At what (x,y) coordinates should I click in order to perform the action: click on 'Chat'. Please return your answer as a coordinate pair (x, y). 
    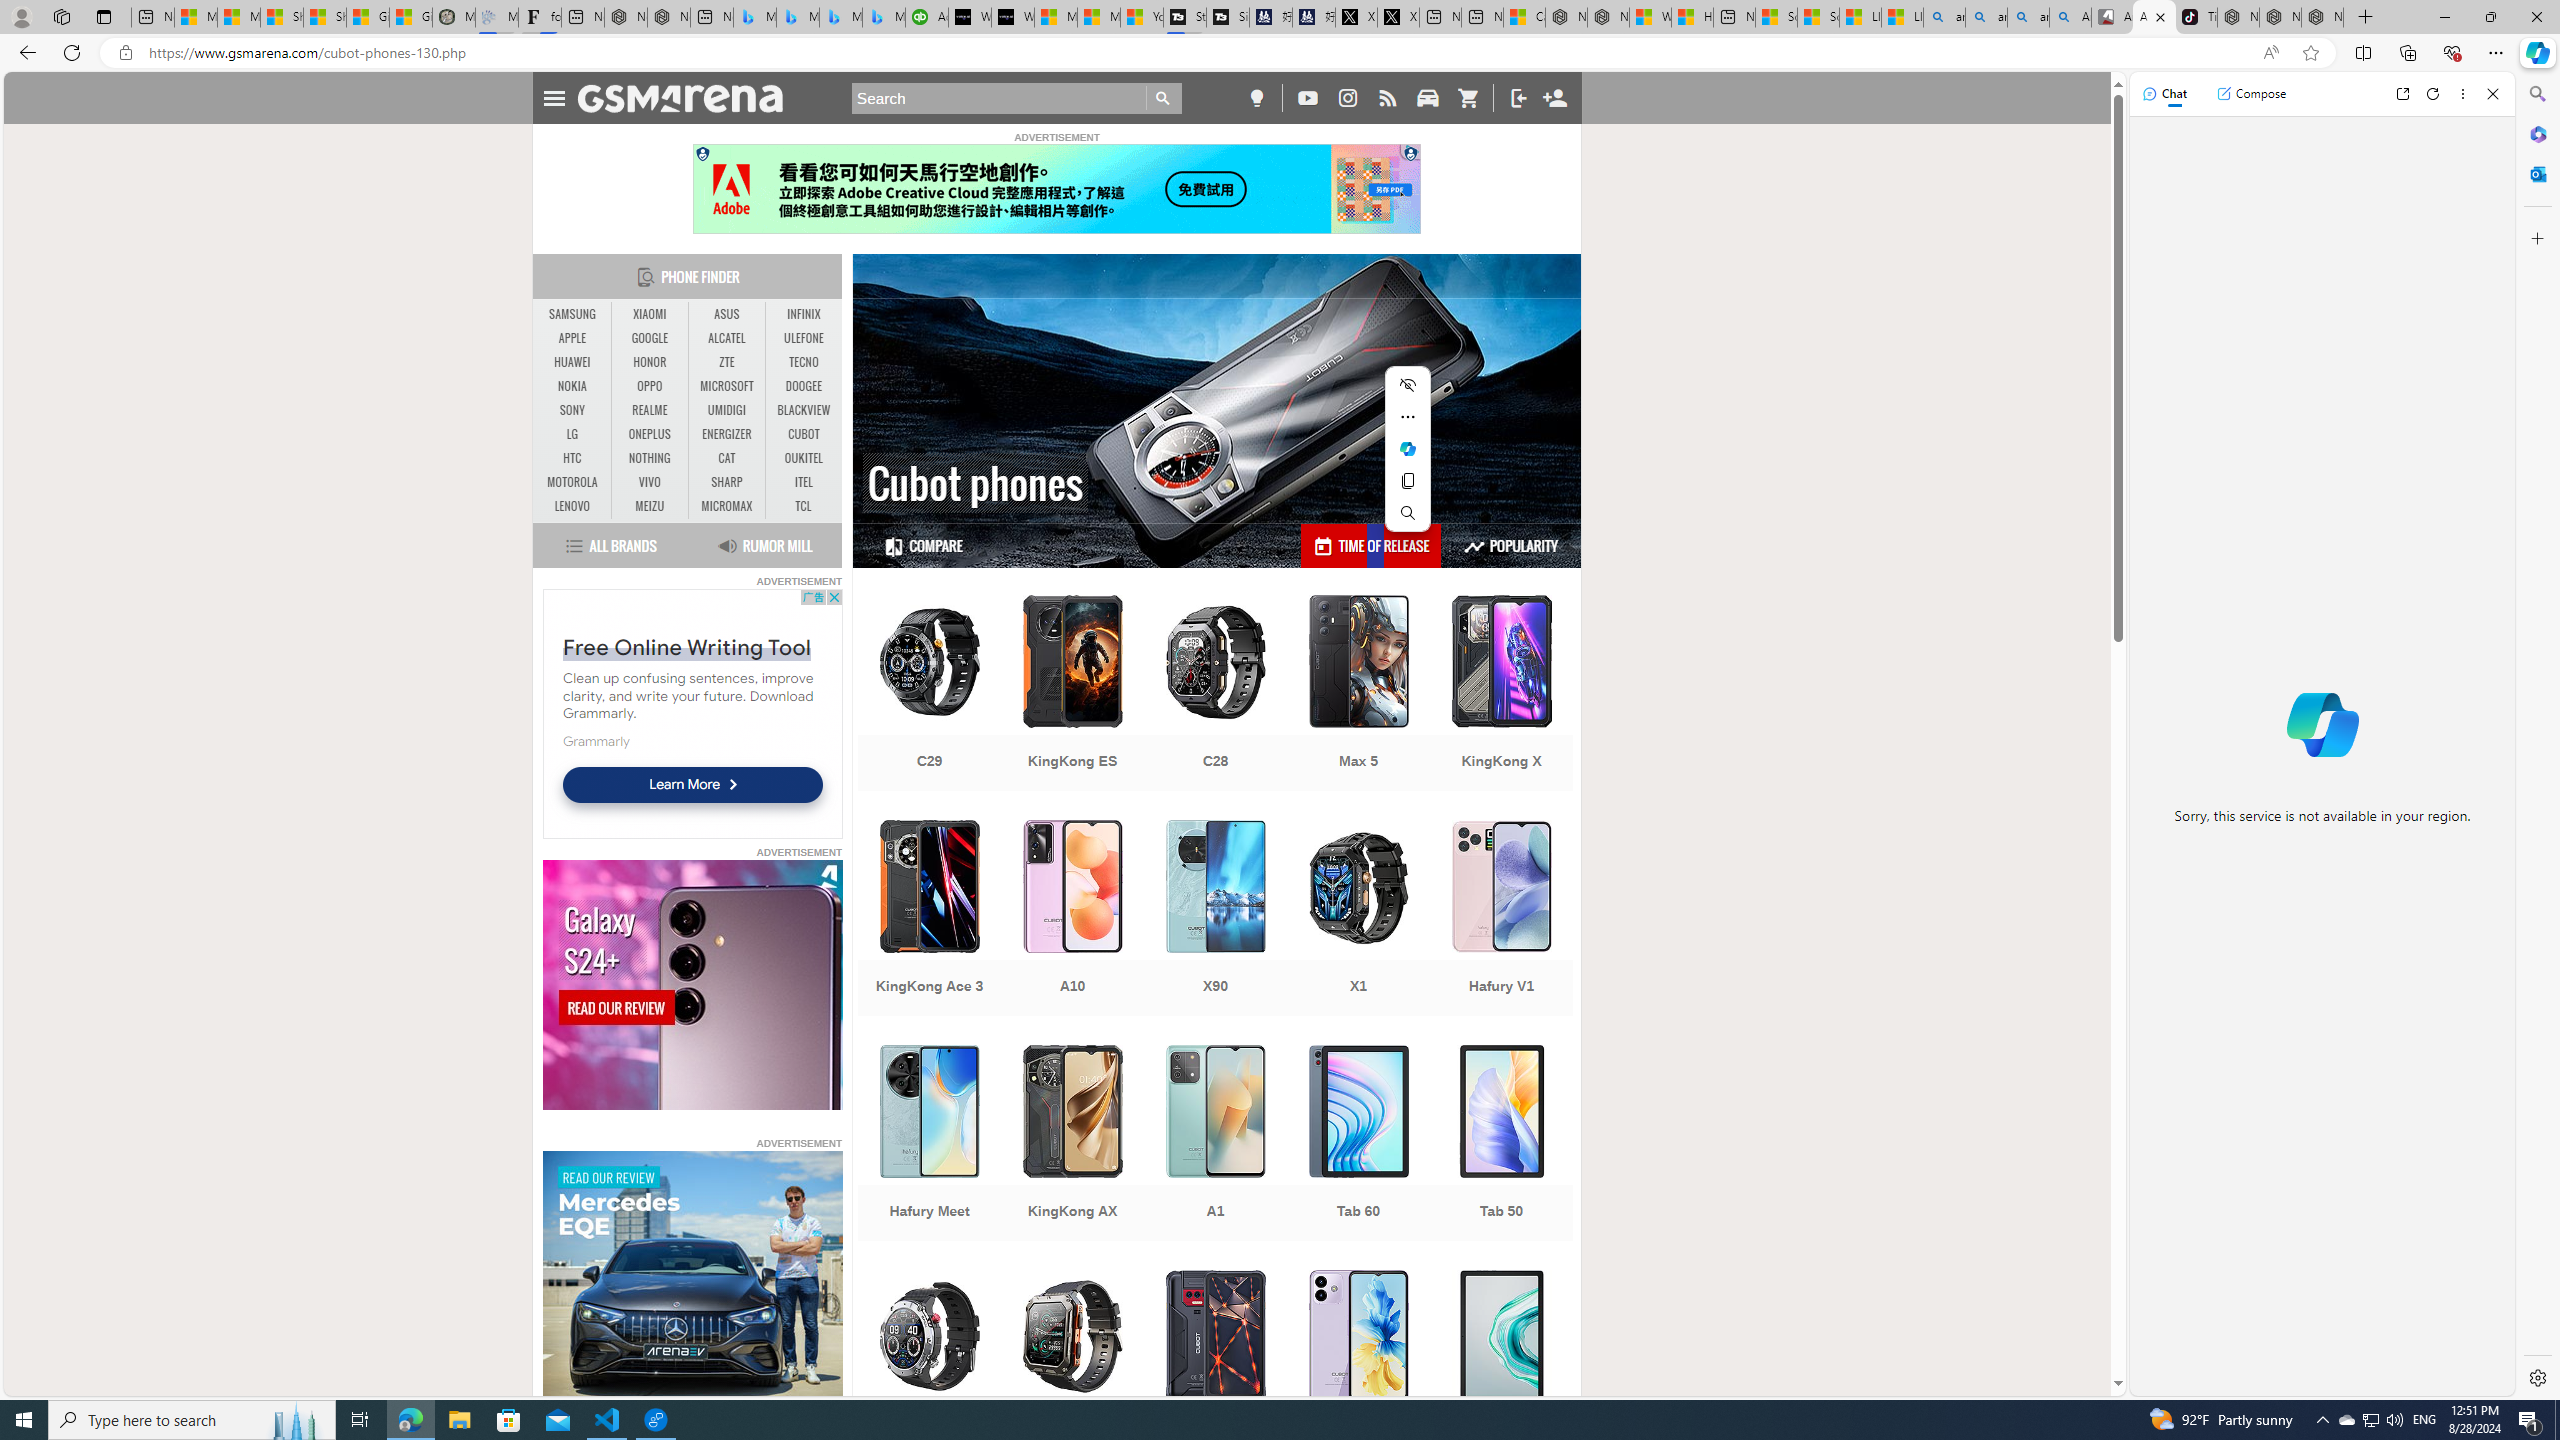
    Looking at the image, I should click on (2164, 92).